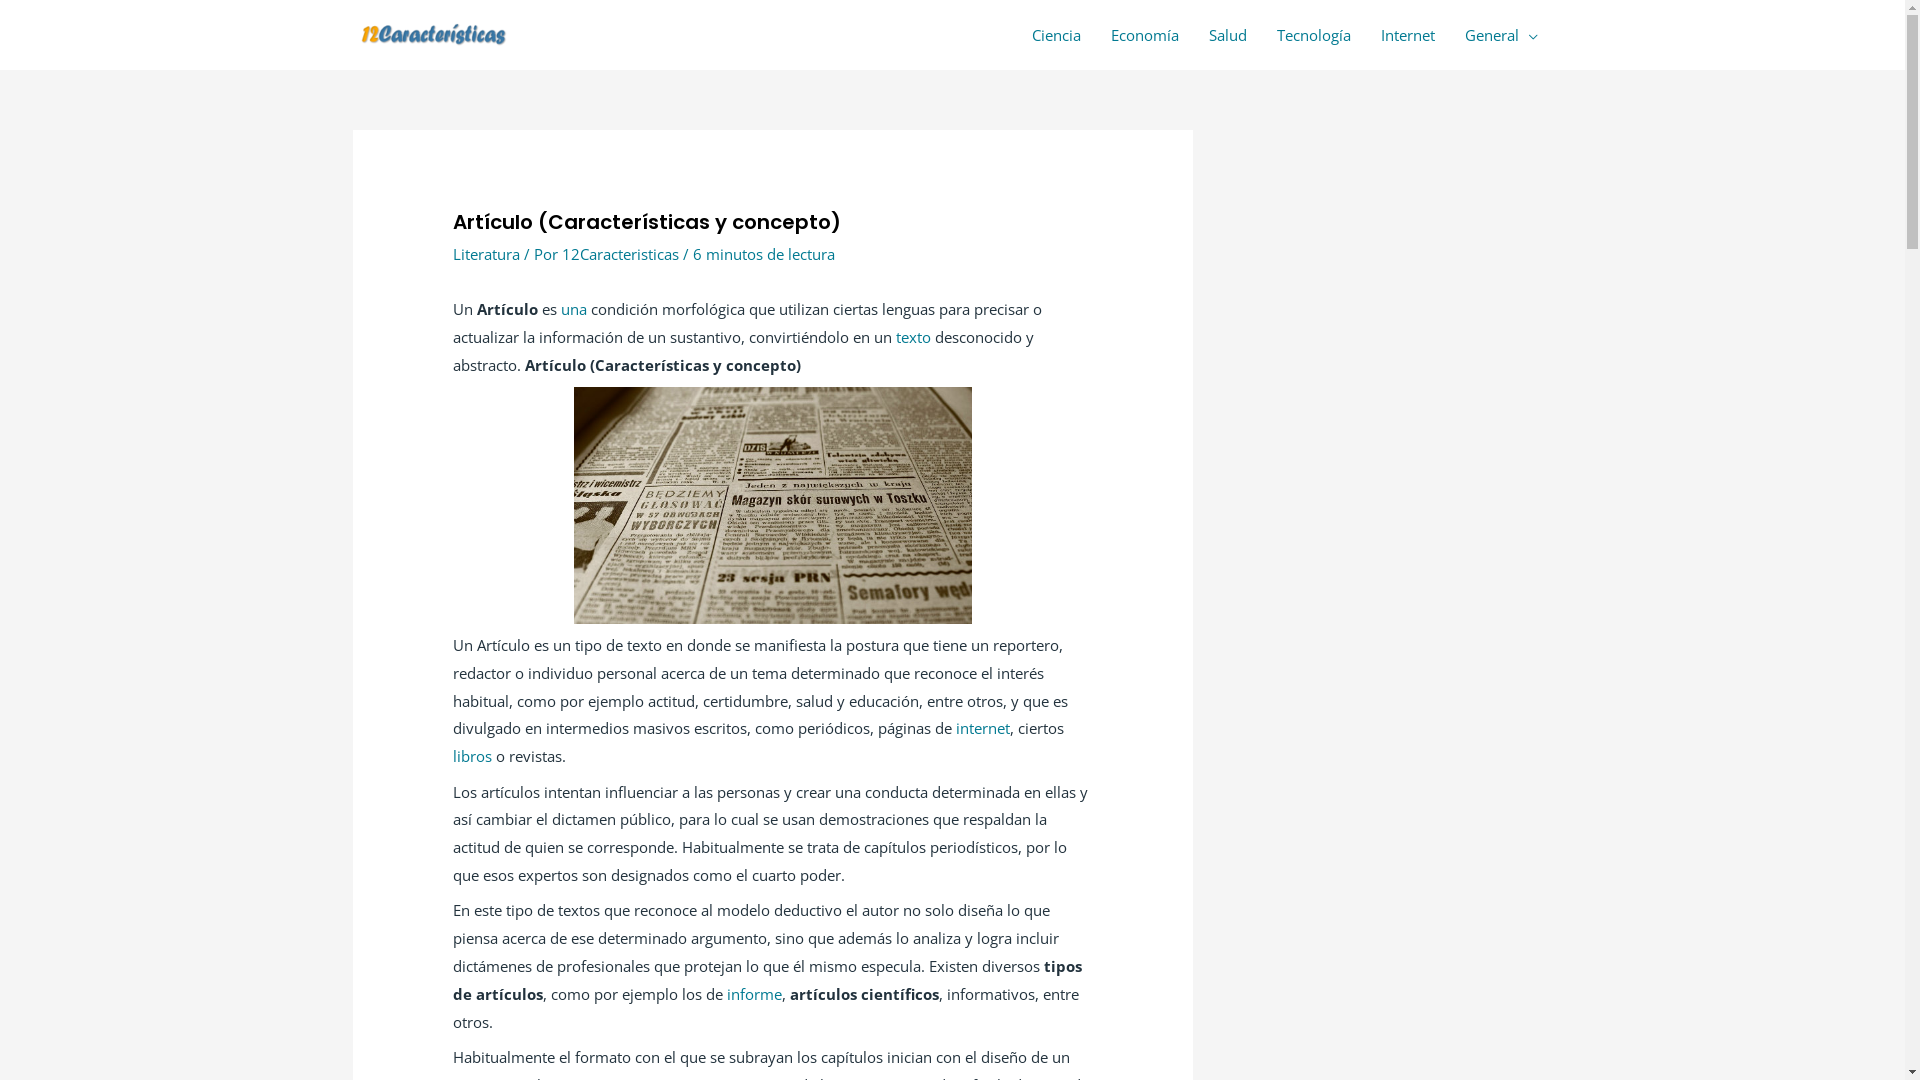 The height and width of the screenshot is (1080, 1920). I want to click on 'informe', so click(753, 994).